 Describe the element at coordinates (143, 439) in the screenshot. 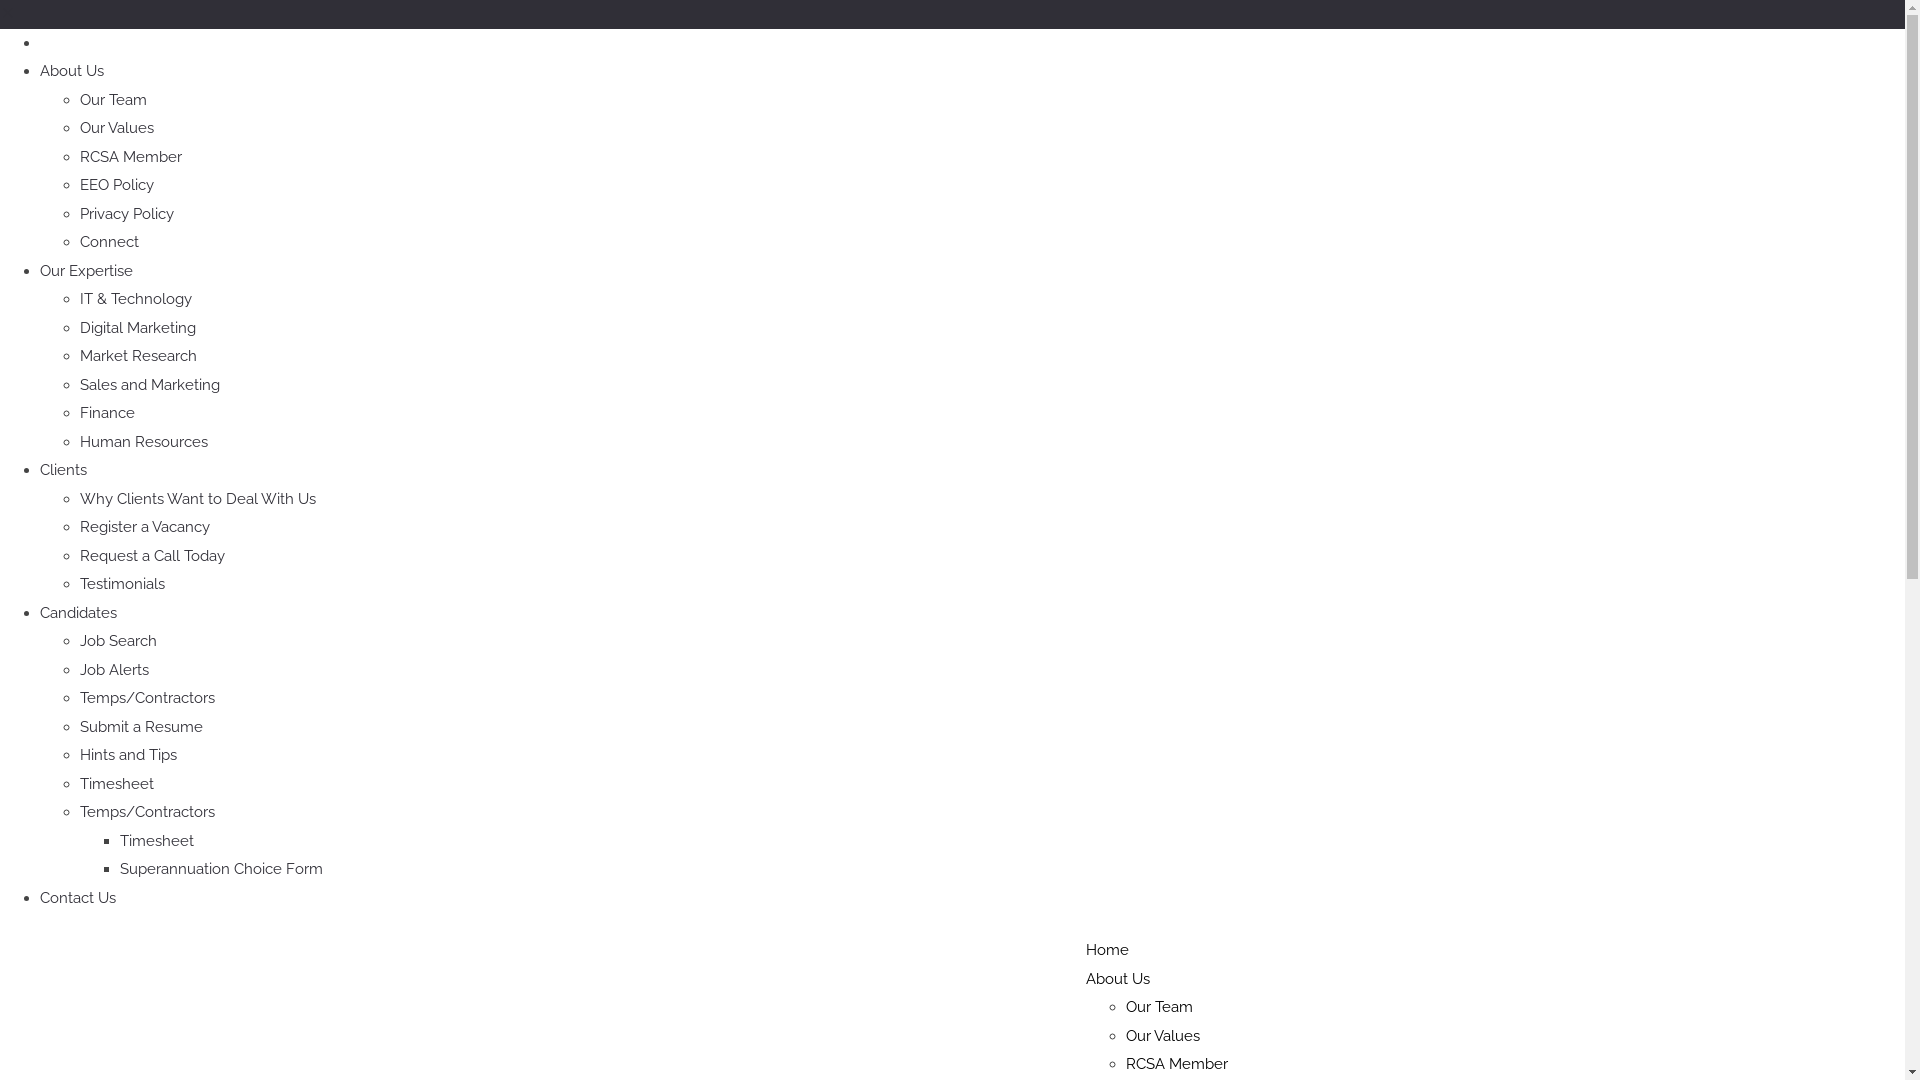

I see `'Human Resources'` at that location.